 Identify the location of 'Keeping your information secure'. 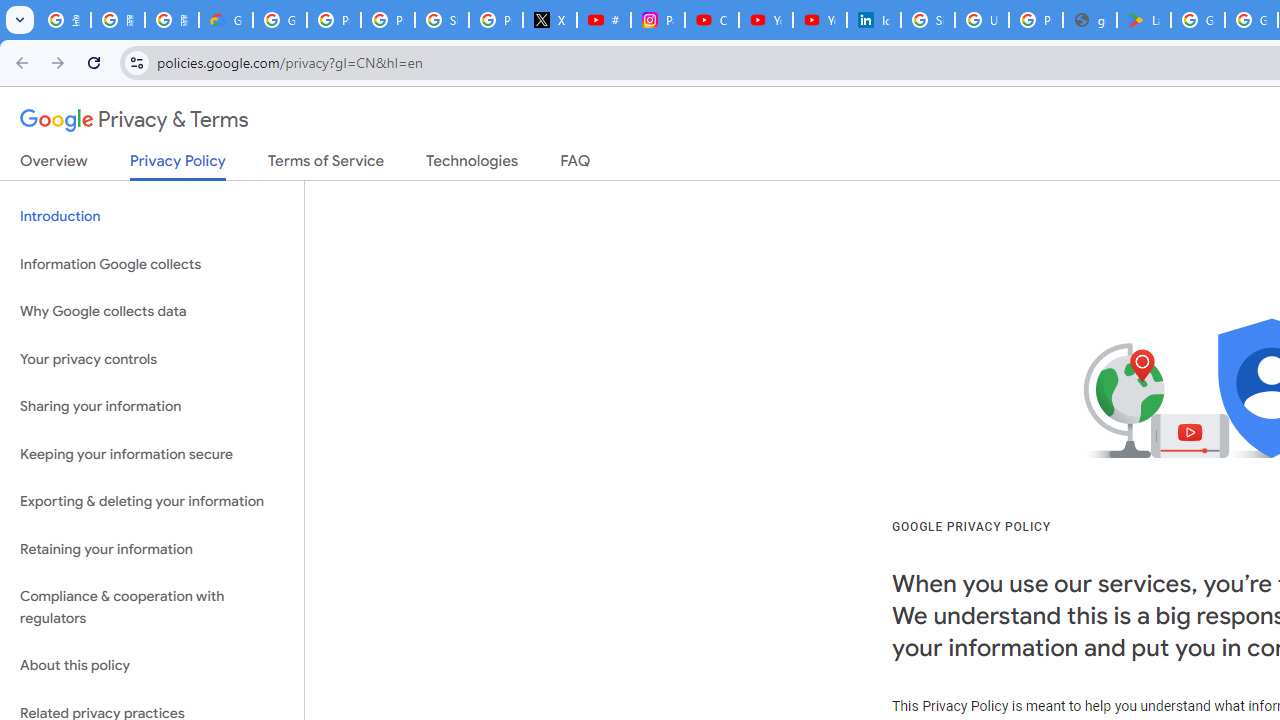
(151, 454).